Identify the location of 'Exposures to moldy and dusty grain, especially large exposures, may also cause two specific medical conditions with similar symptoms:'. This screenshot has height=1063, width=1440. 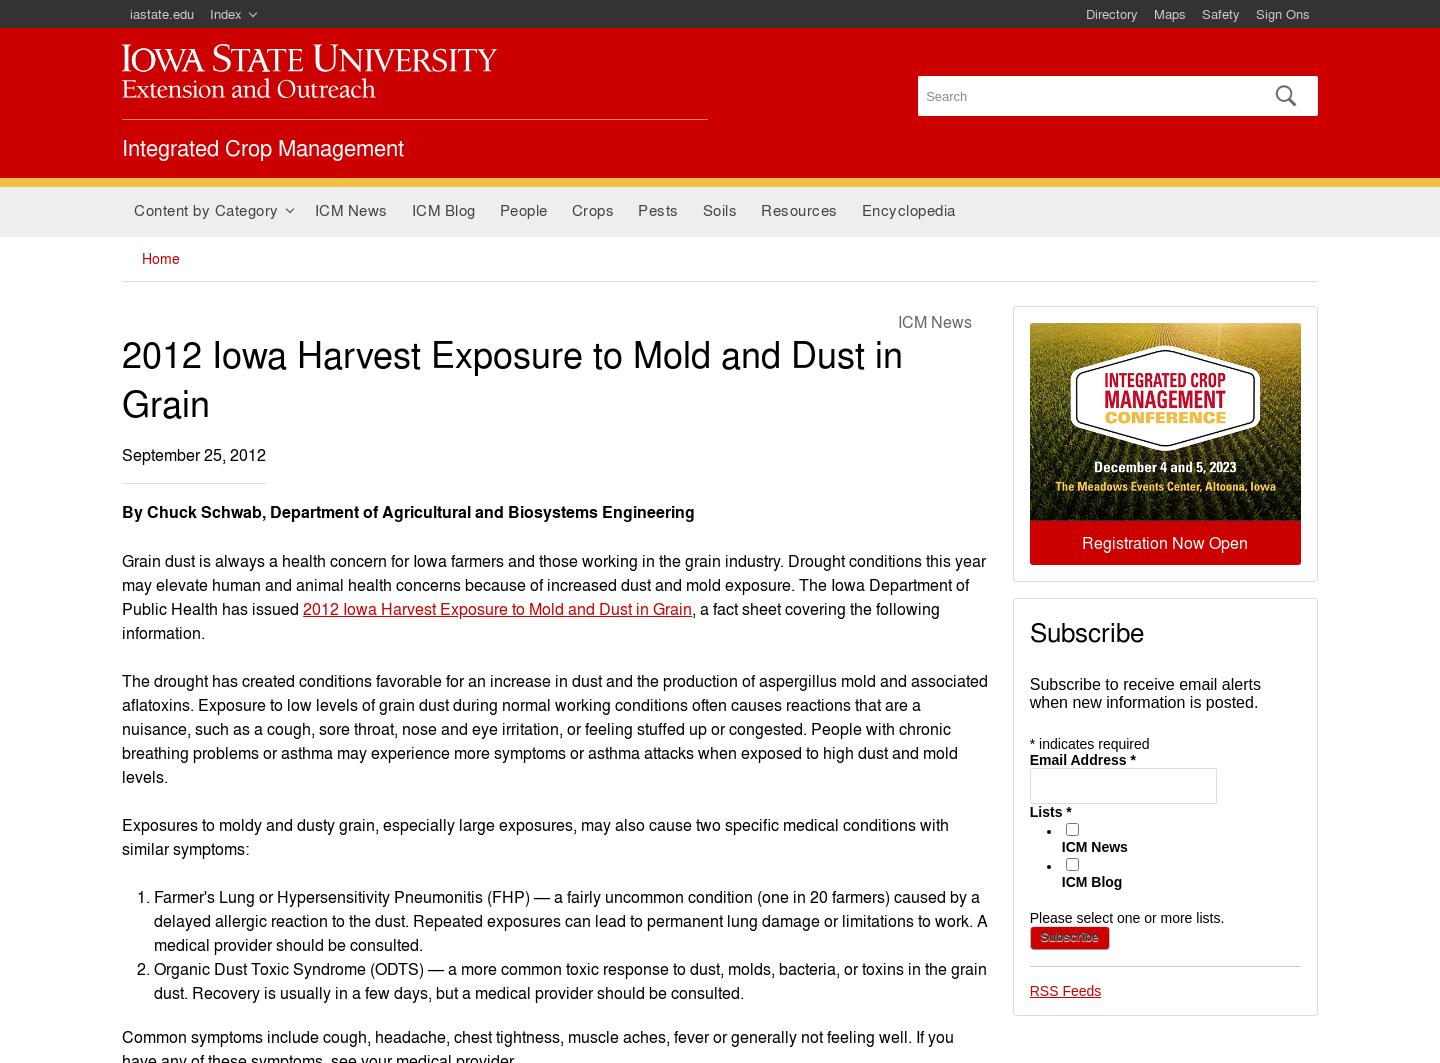
(534, 836).